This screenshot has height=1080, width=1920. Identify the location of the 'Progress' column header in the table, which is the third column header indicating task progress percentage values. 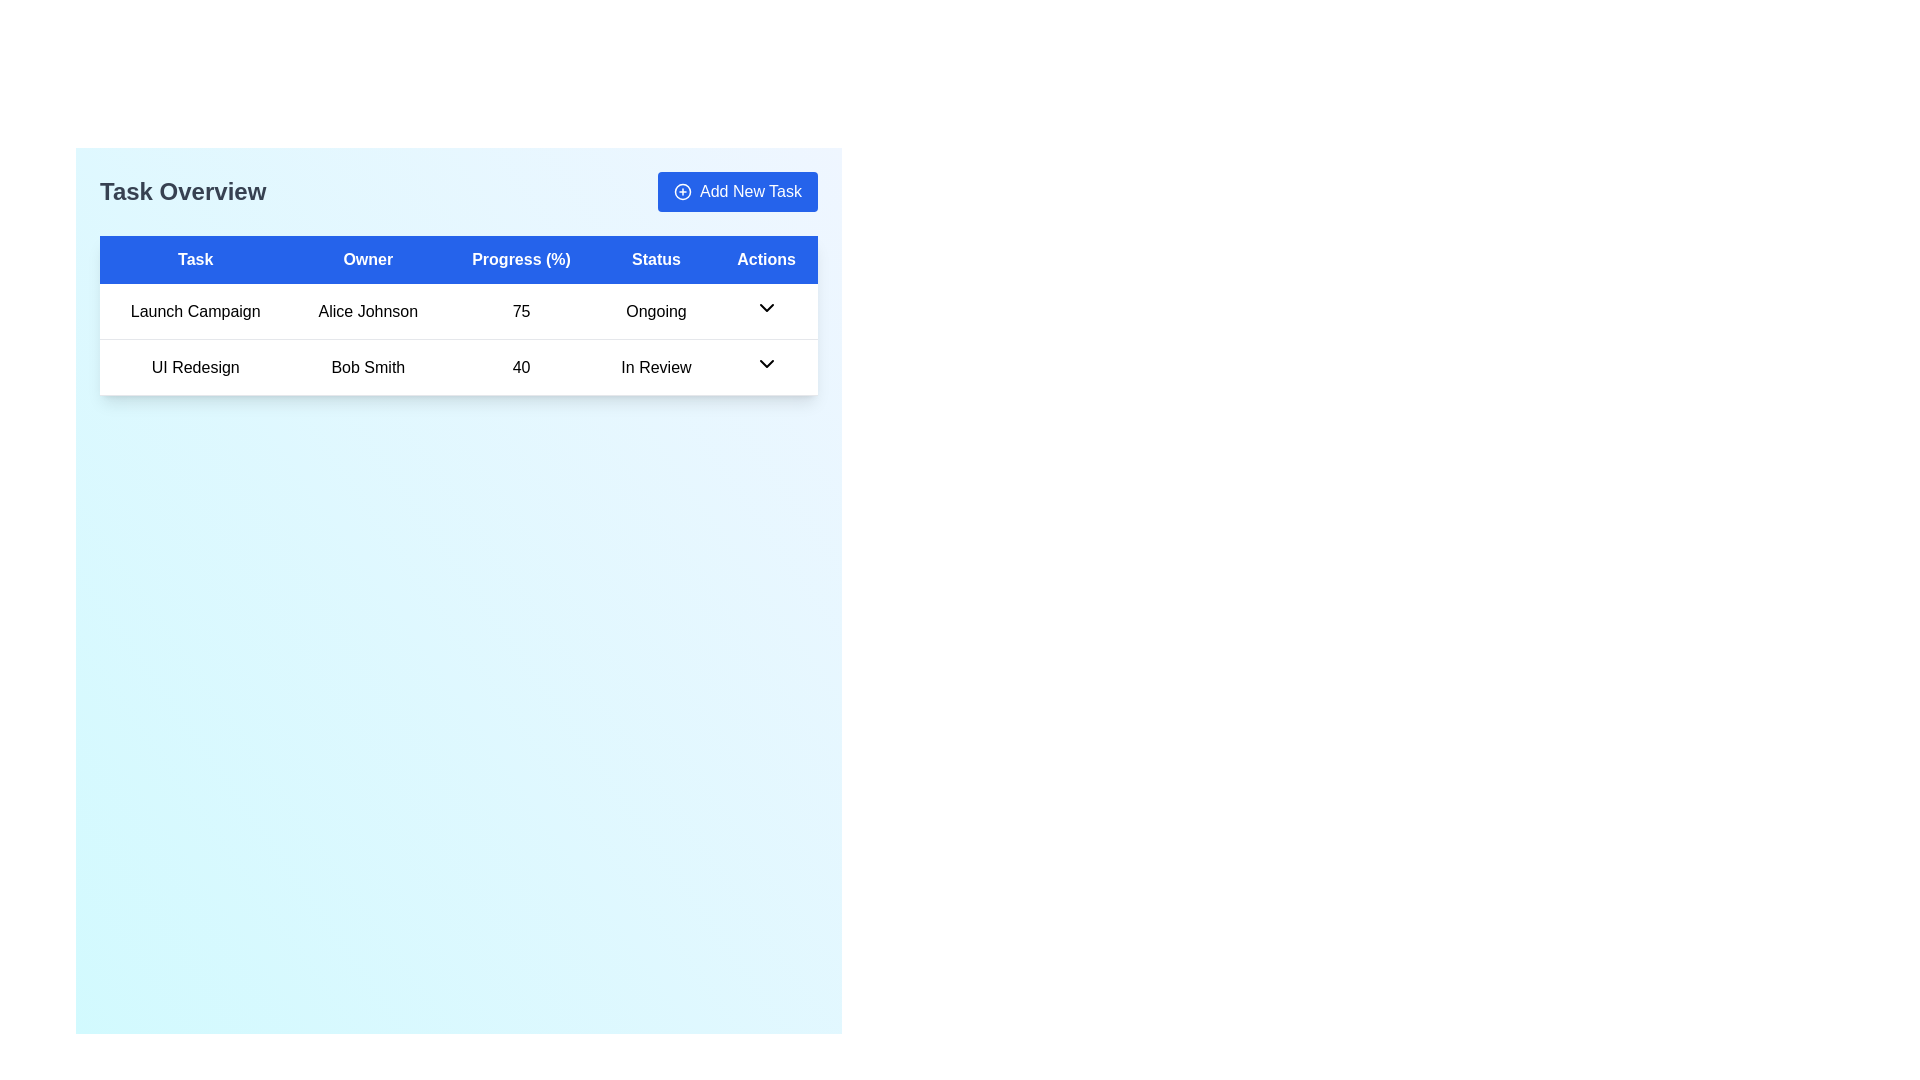
(521, 258).